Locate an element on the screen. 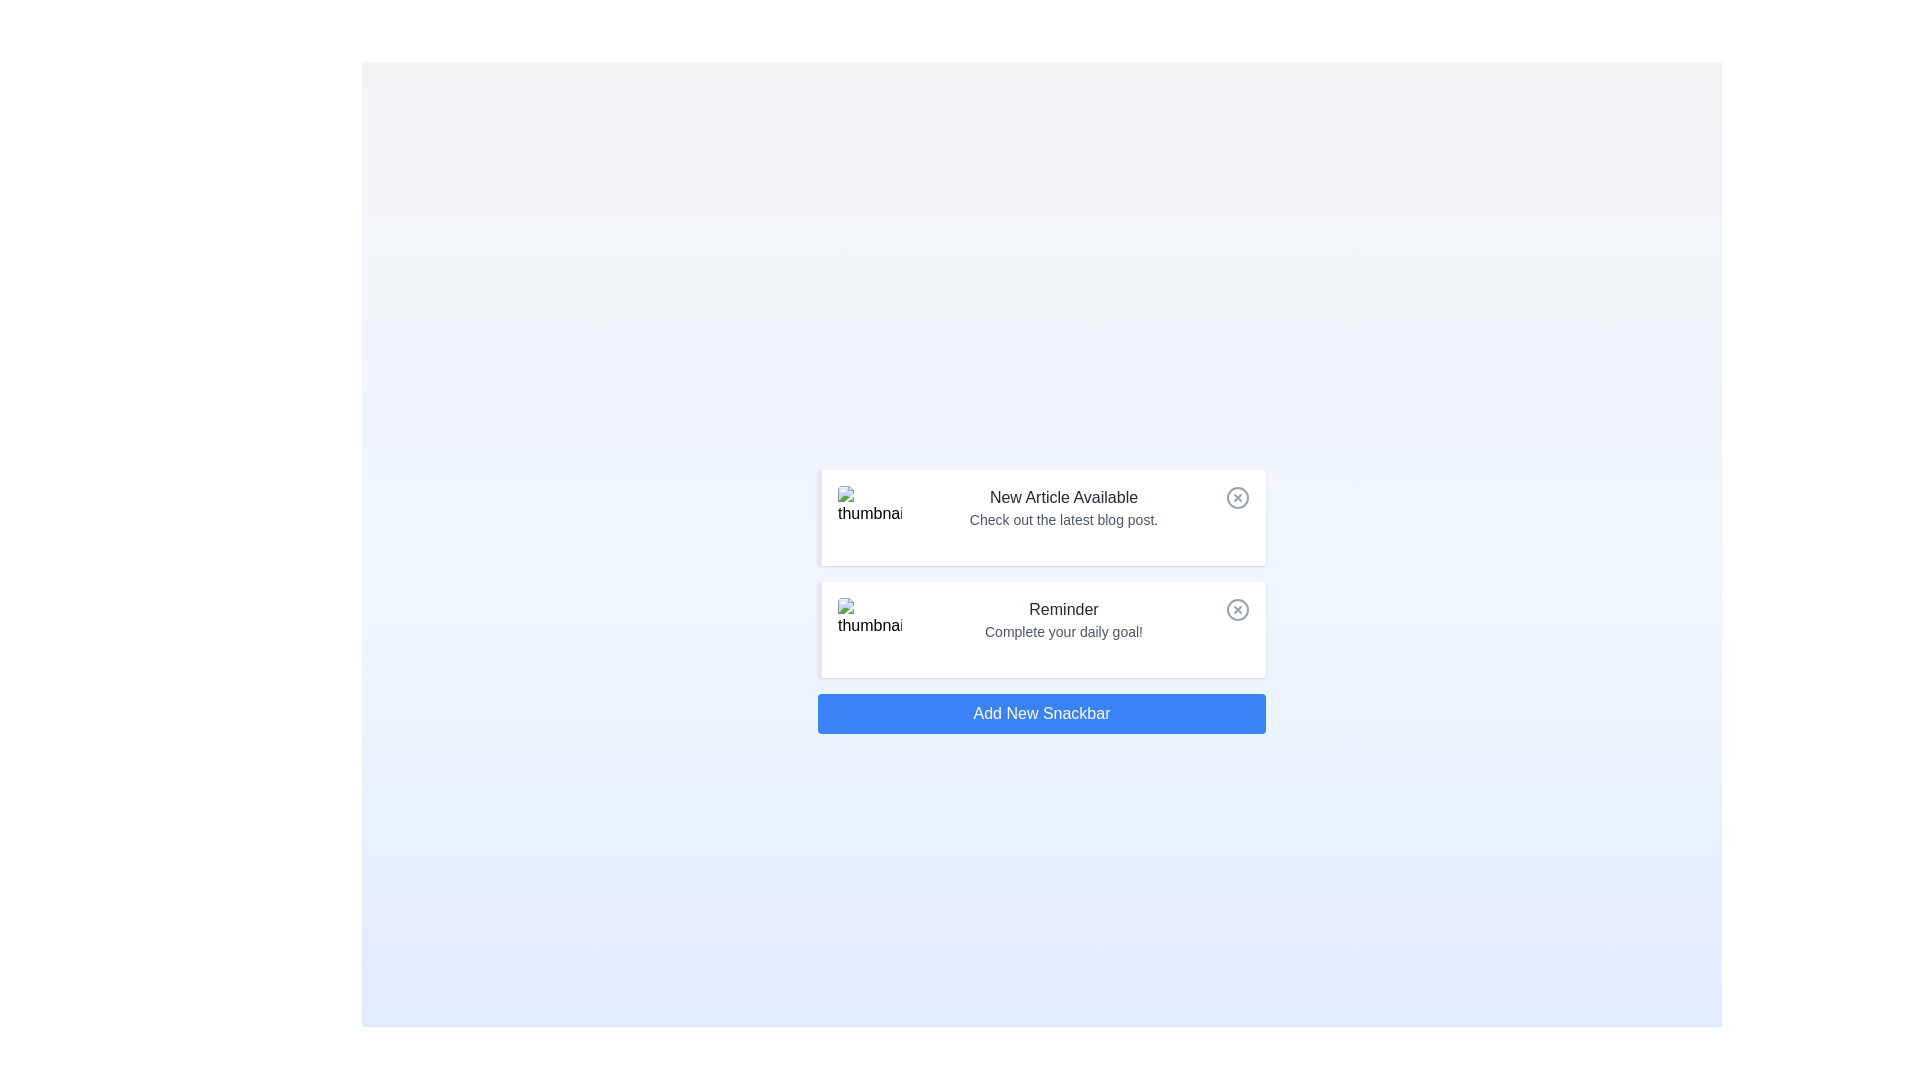 This screenshot has width=1920, height=1080. the notification image for Reminder is located at coordinates (869, 628).